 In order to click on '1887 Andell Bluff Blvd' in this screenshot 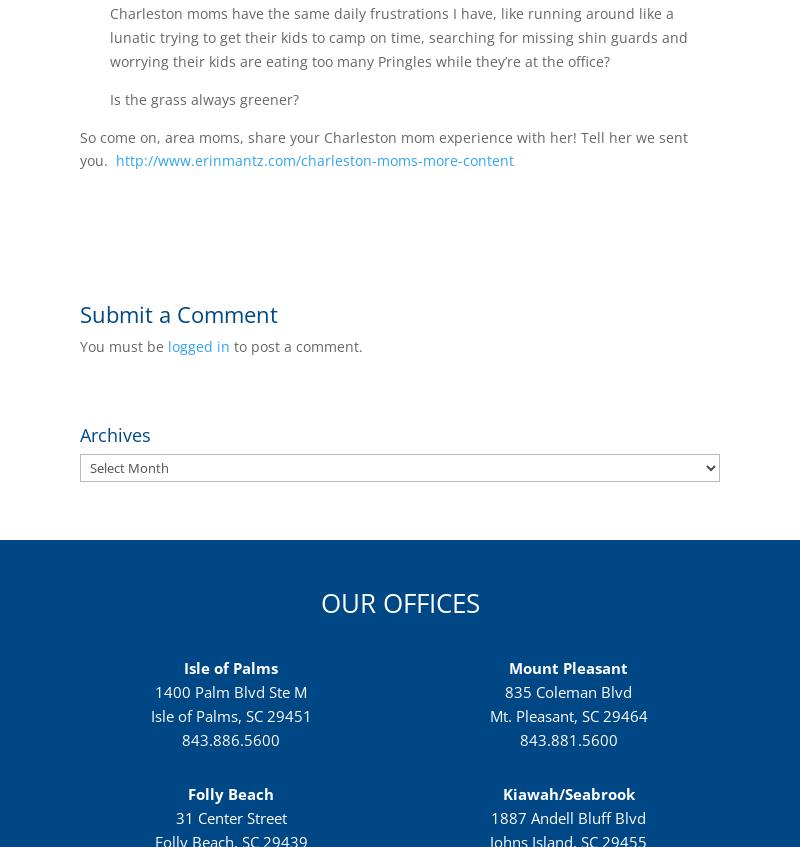, I will do `click(567, 817)`.